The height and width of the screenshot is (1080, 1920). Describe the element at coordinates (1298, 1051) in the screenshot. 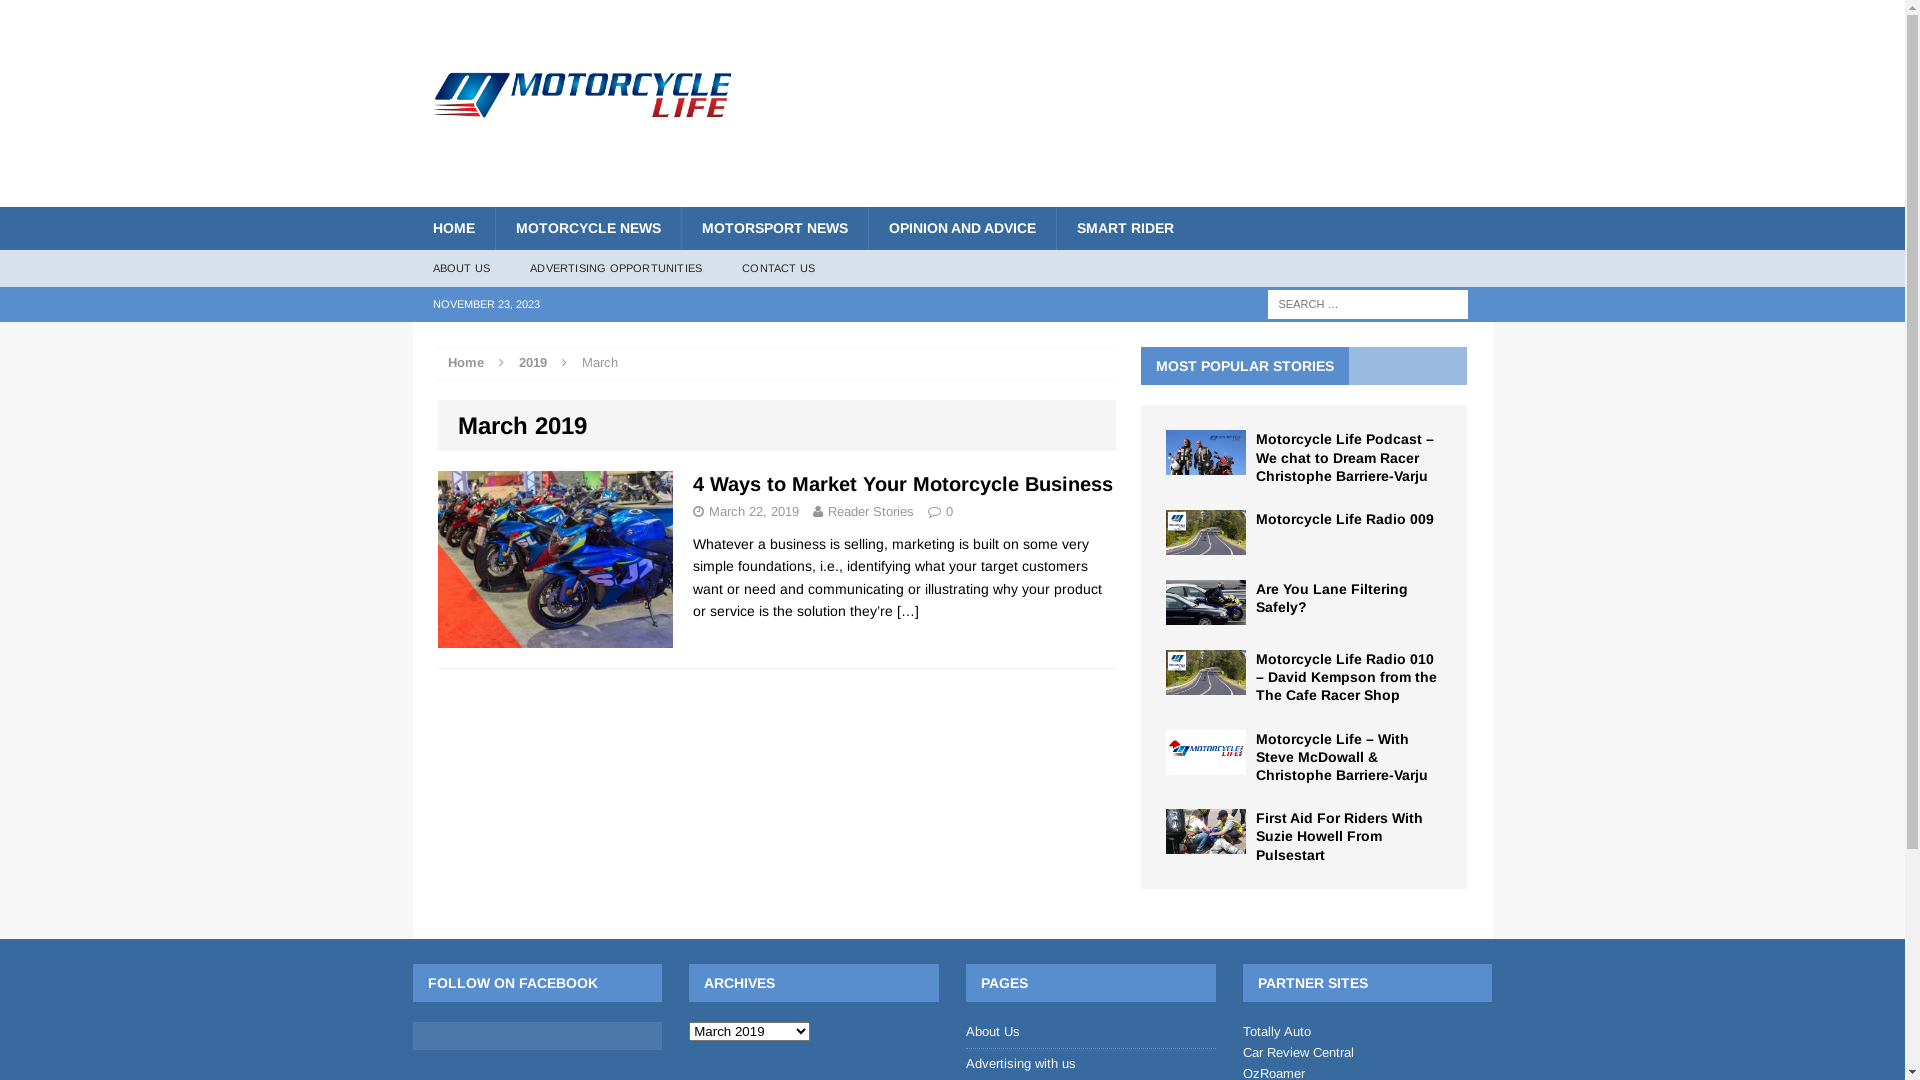

I see `'Car Review Central'` at that location.